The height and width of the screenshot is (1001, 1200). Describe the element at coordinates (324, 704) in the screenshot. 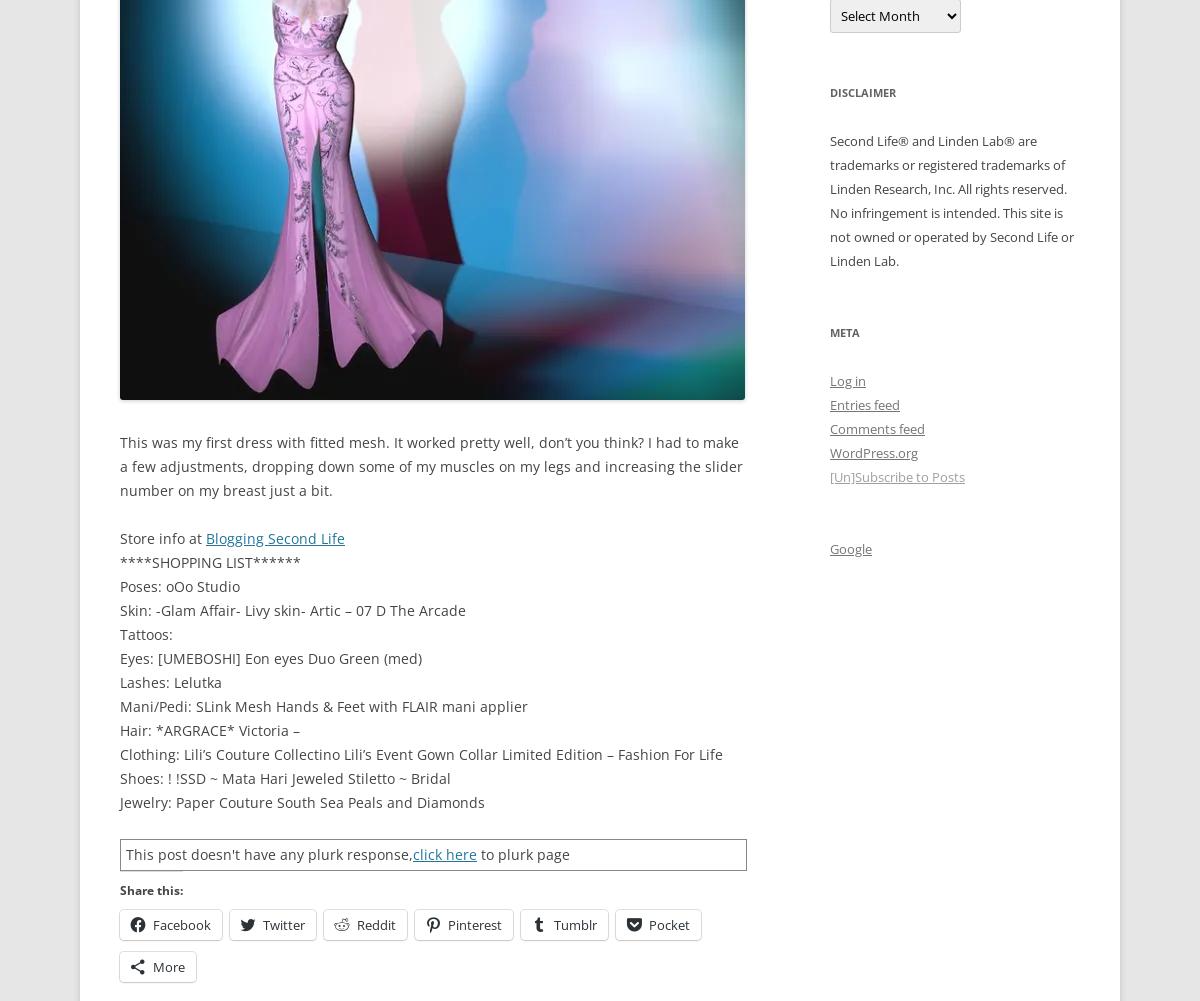

I see `'Mani/Pedi: SLink Mesh Hands & Feet with FLAIR mani applier'` at that location.